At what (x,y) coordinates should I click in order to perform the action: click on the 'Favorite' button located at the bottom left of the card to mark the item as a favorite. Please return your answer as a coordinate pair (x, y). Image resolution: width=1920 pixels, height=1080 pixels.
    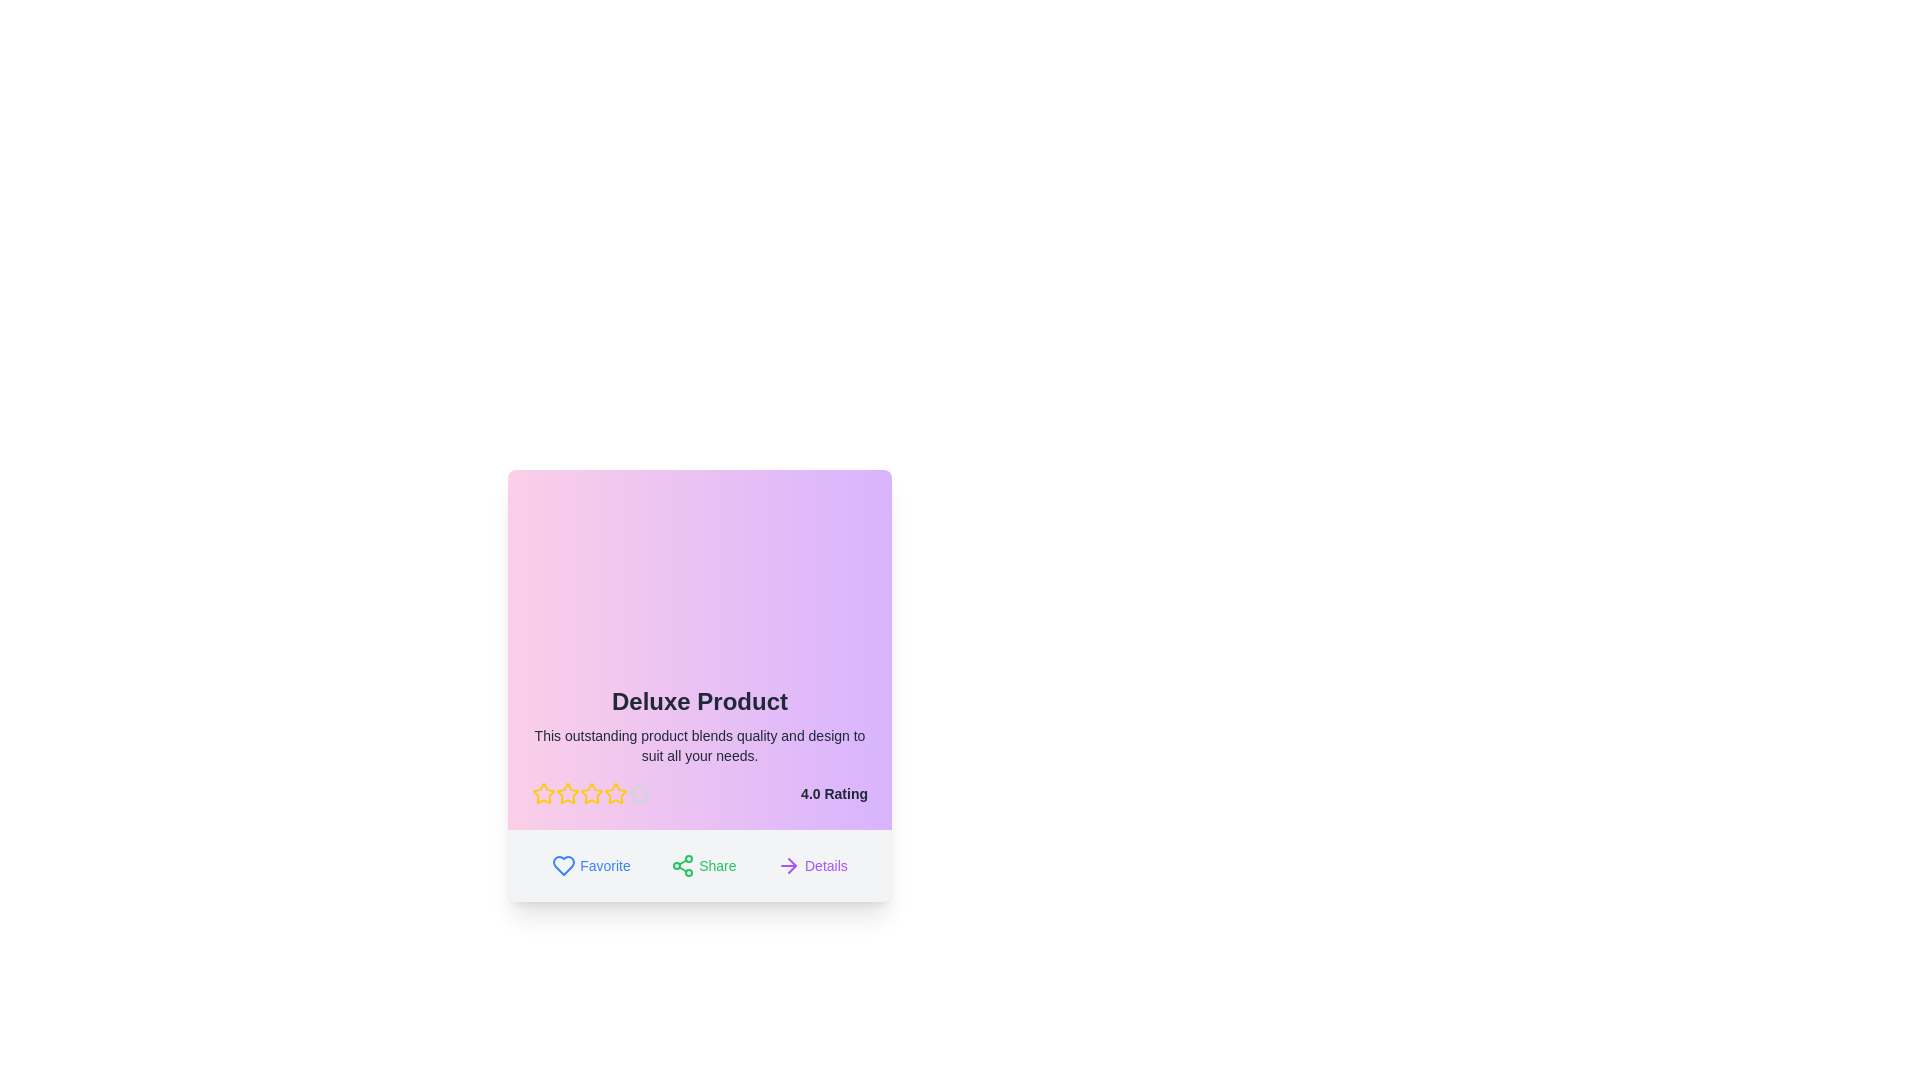
    Looking at the image, I should click on (590, 865).